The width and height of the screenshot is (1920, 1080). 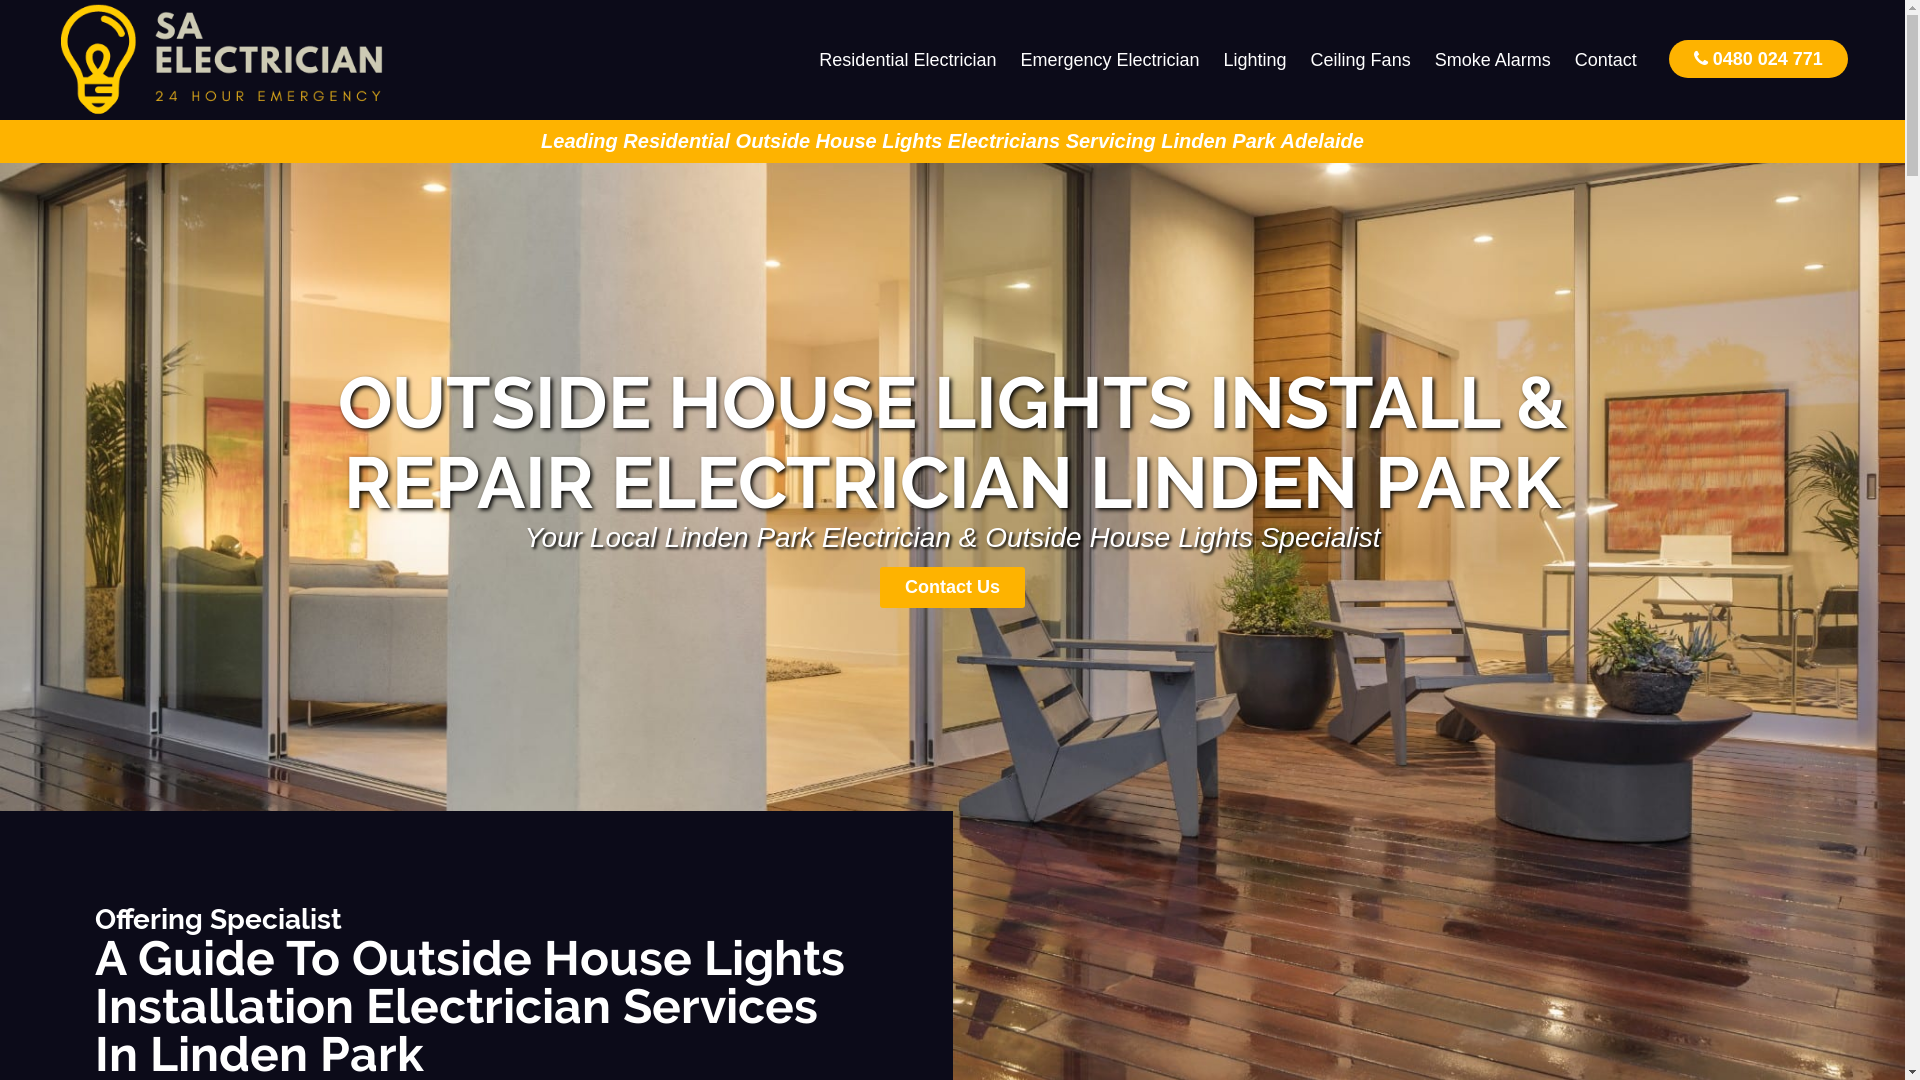 I want to click on 'Ceiling Fans', so click(x=1360, y=59).